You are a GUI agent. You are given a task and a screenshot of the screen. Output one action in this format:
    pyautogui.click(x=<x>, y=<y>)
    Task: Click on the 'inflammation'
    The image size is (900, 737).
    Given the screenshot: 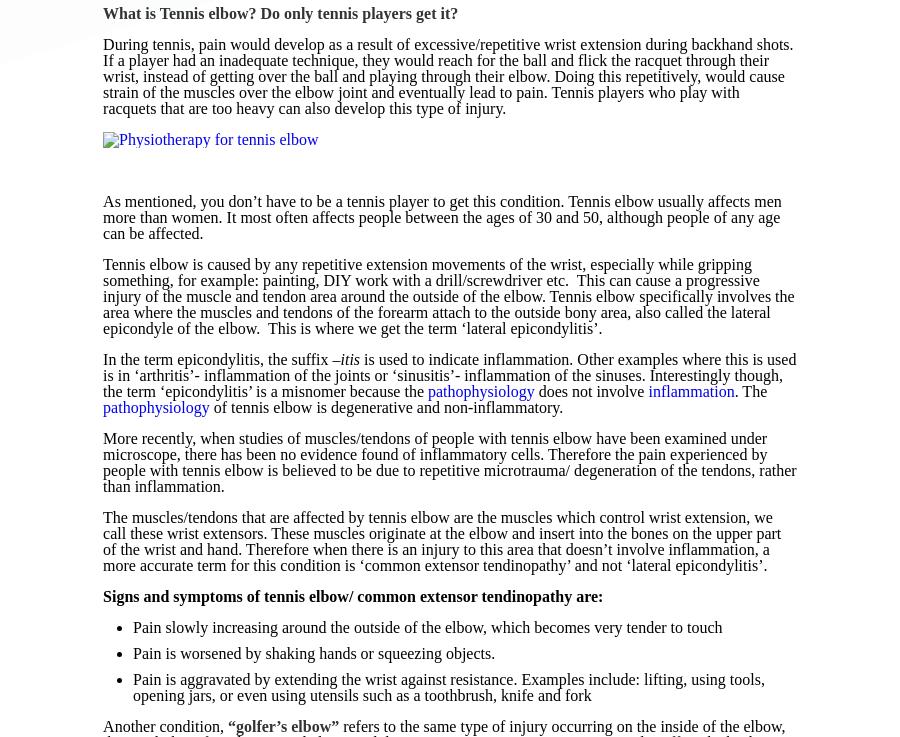 What is the action you would take?
    pyautogui.click(x=690, y=391)
    